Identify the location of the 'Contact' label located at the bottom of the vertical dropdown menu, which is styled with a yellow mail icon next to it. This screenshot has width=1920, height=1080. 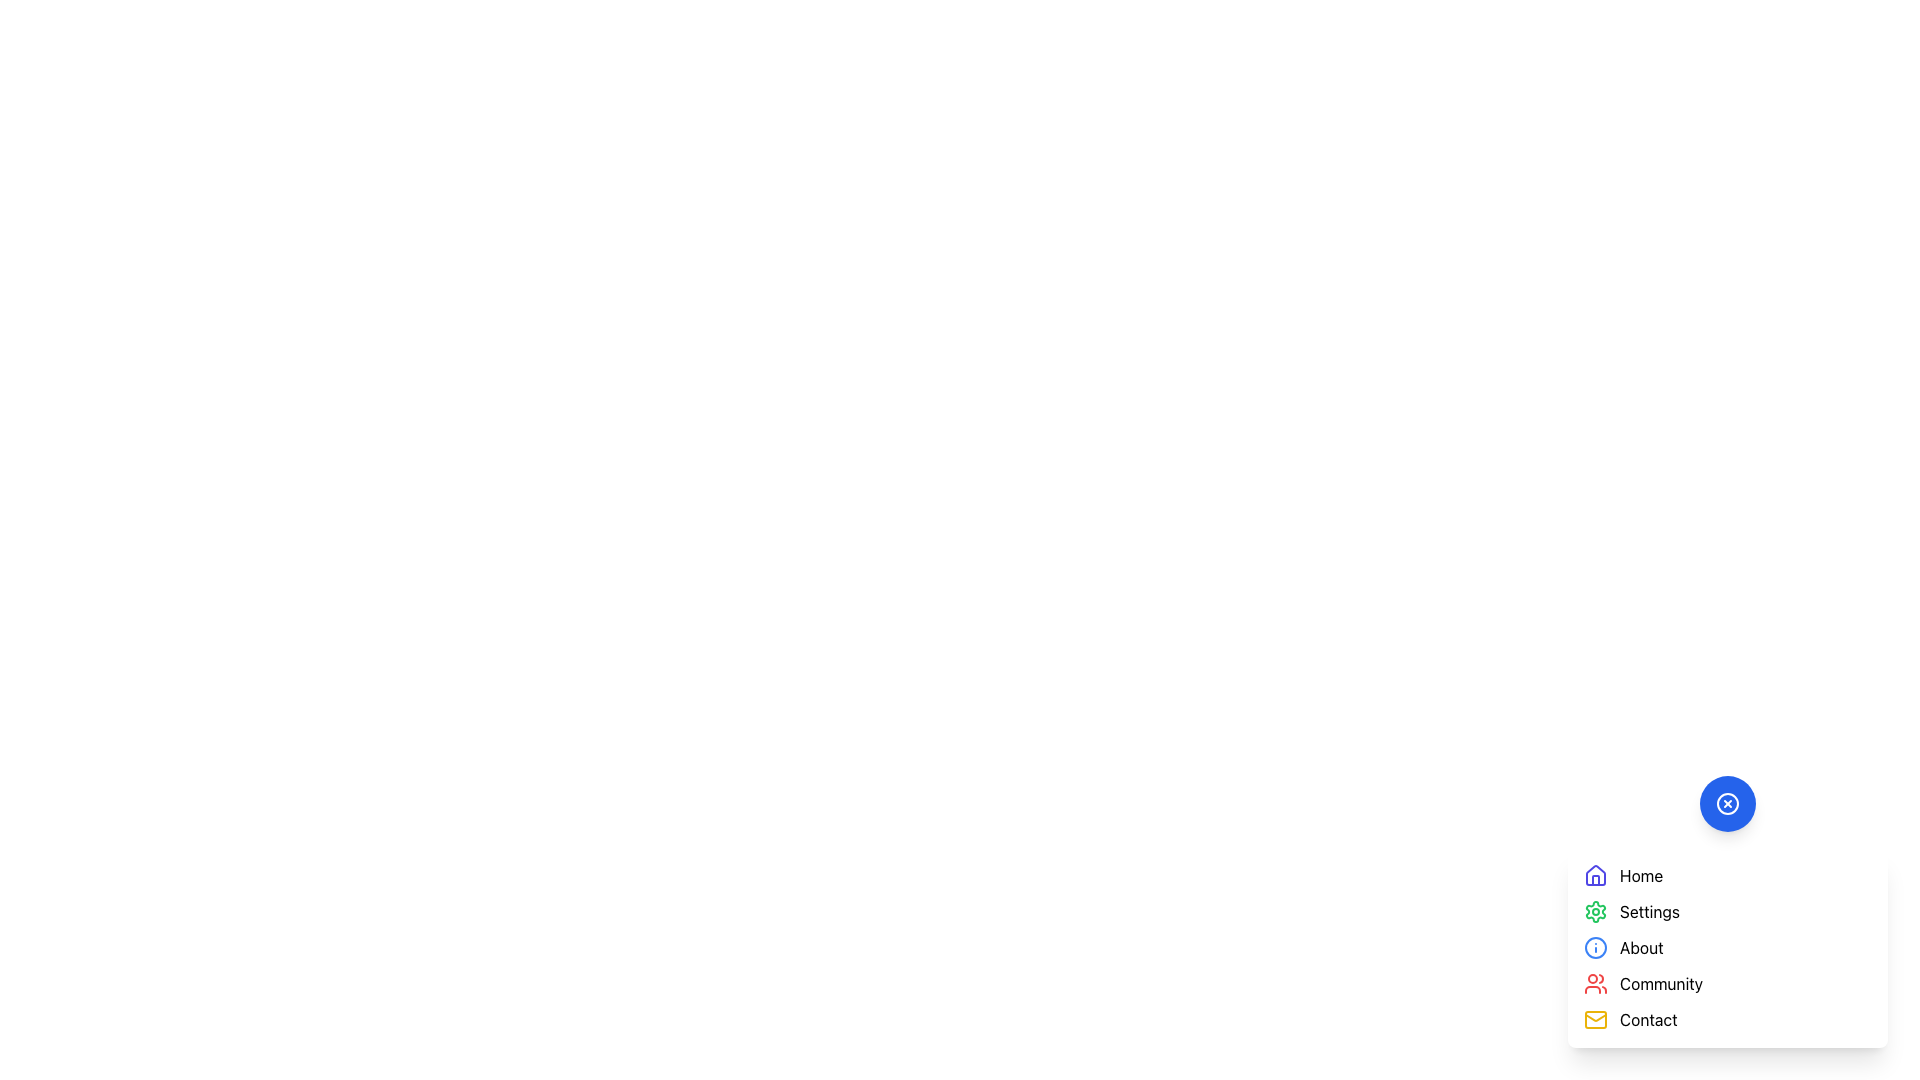
(1648, 1019).